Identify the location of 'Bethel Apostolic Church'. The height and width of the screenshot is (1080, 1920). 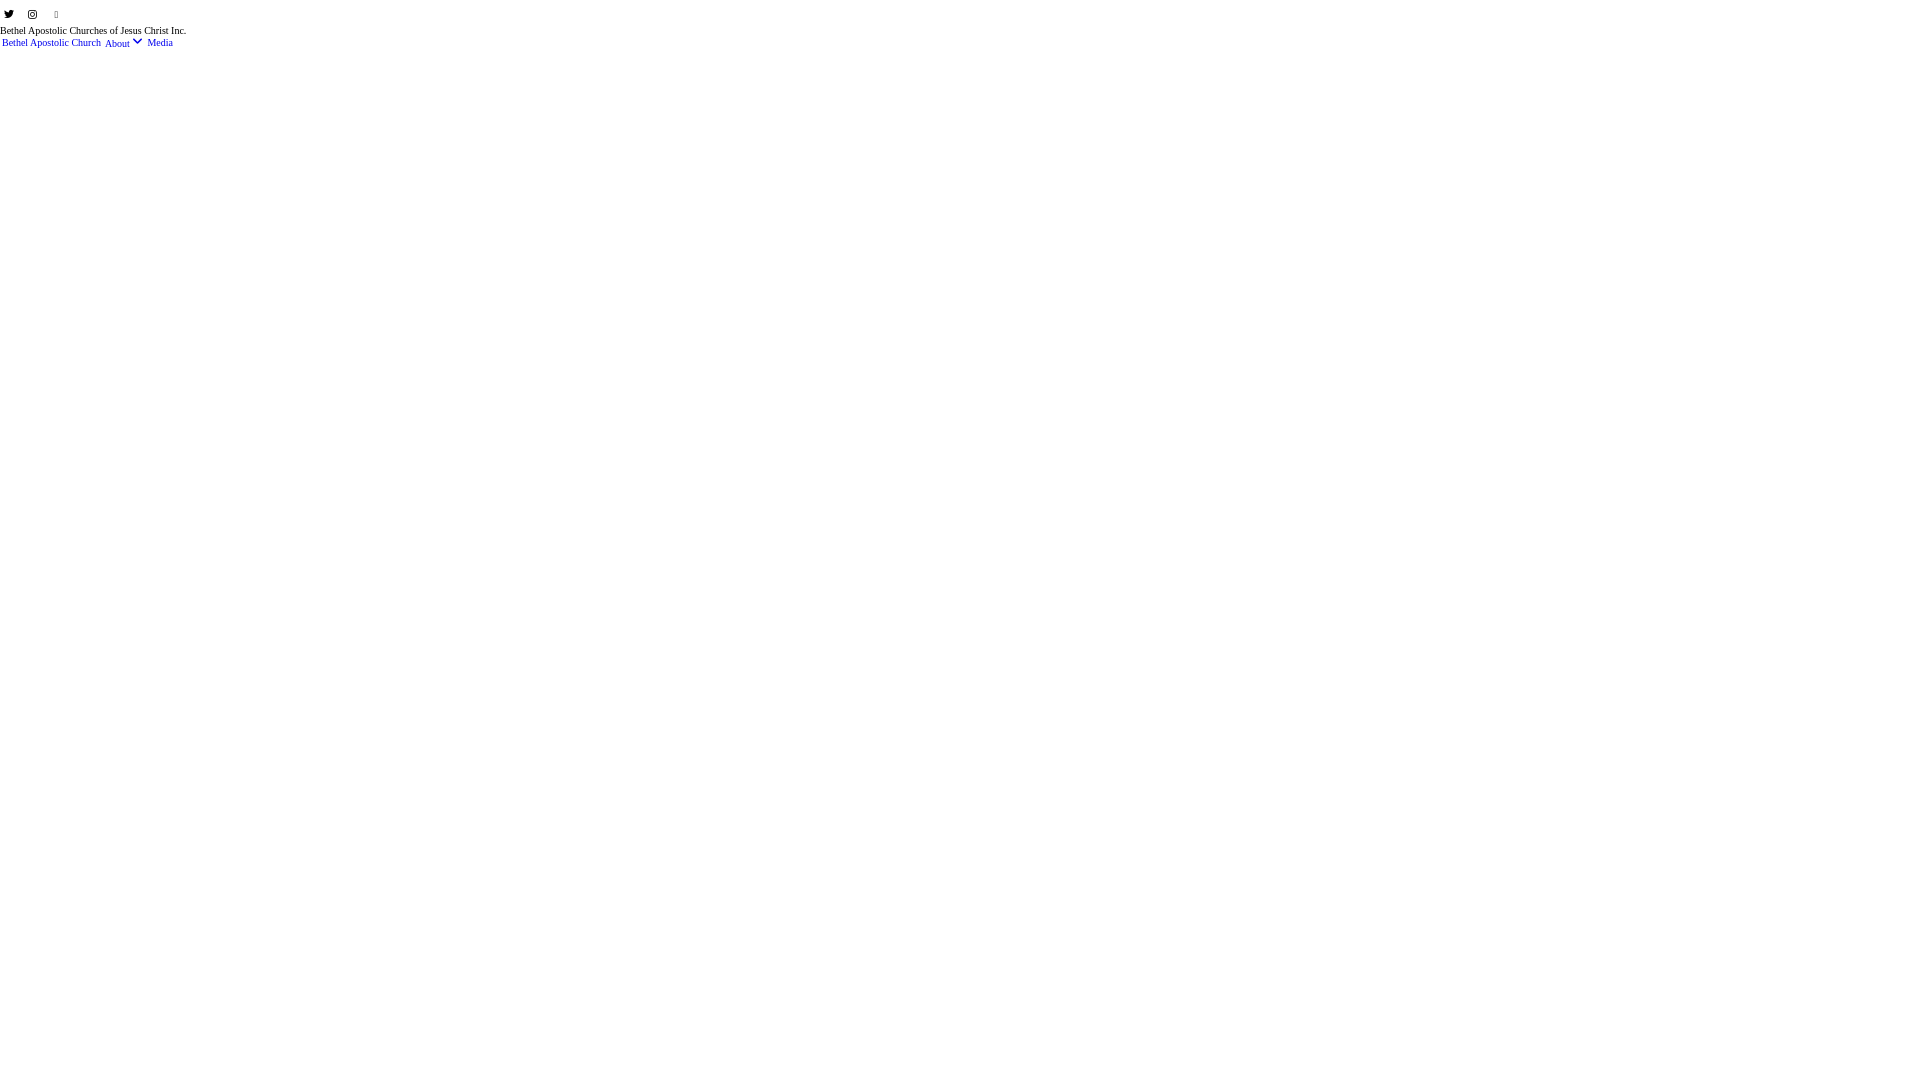
(51, 42).